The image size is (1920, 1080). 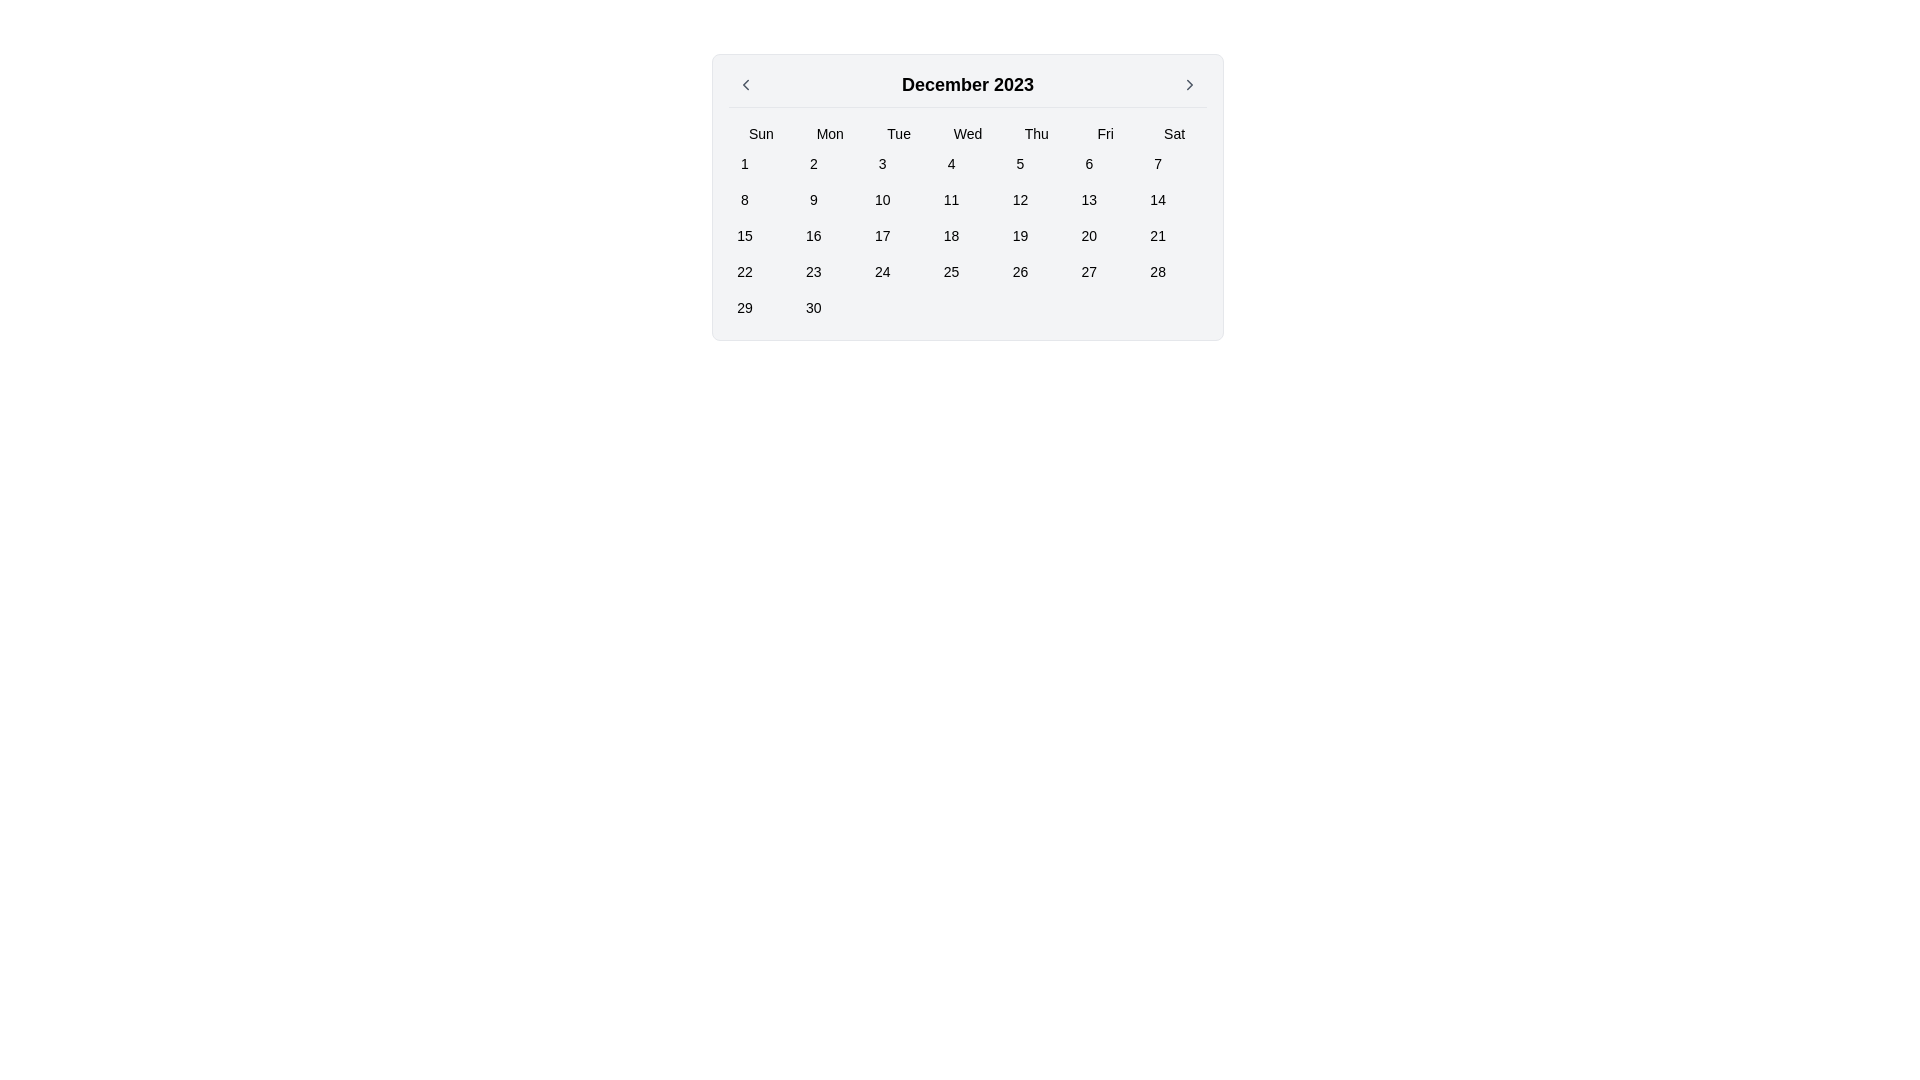 What do you see at coordinates (743, 200) in the screenshot?
I see `the button representing the day '8'` at bounding box center [743, 200].